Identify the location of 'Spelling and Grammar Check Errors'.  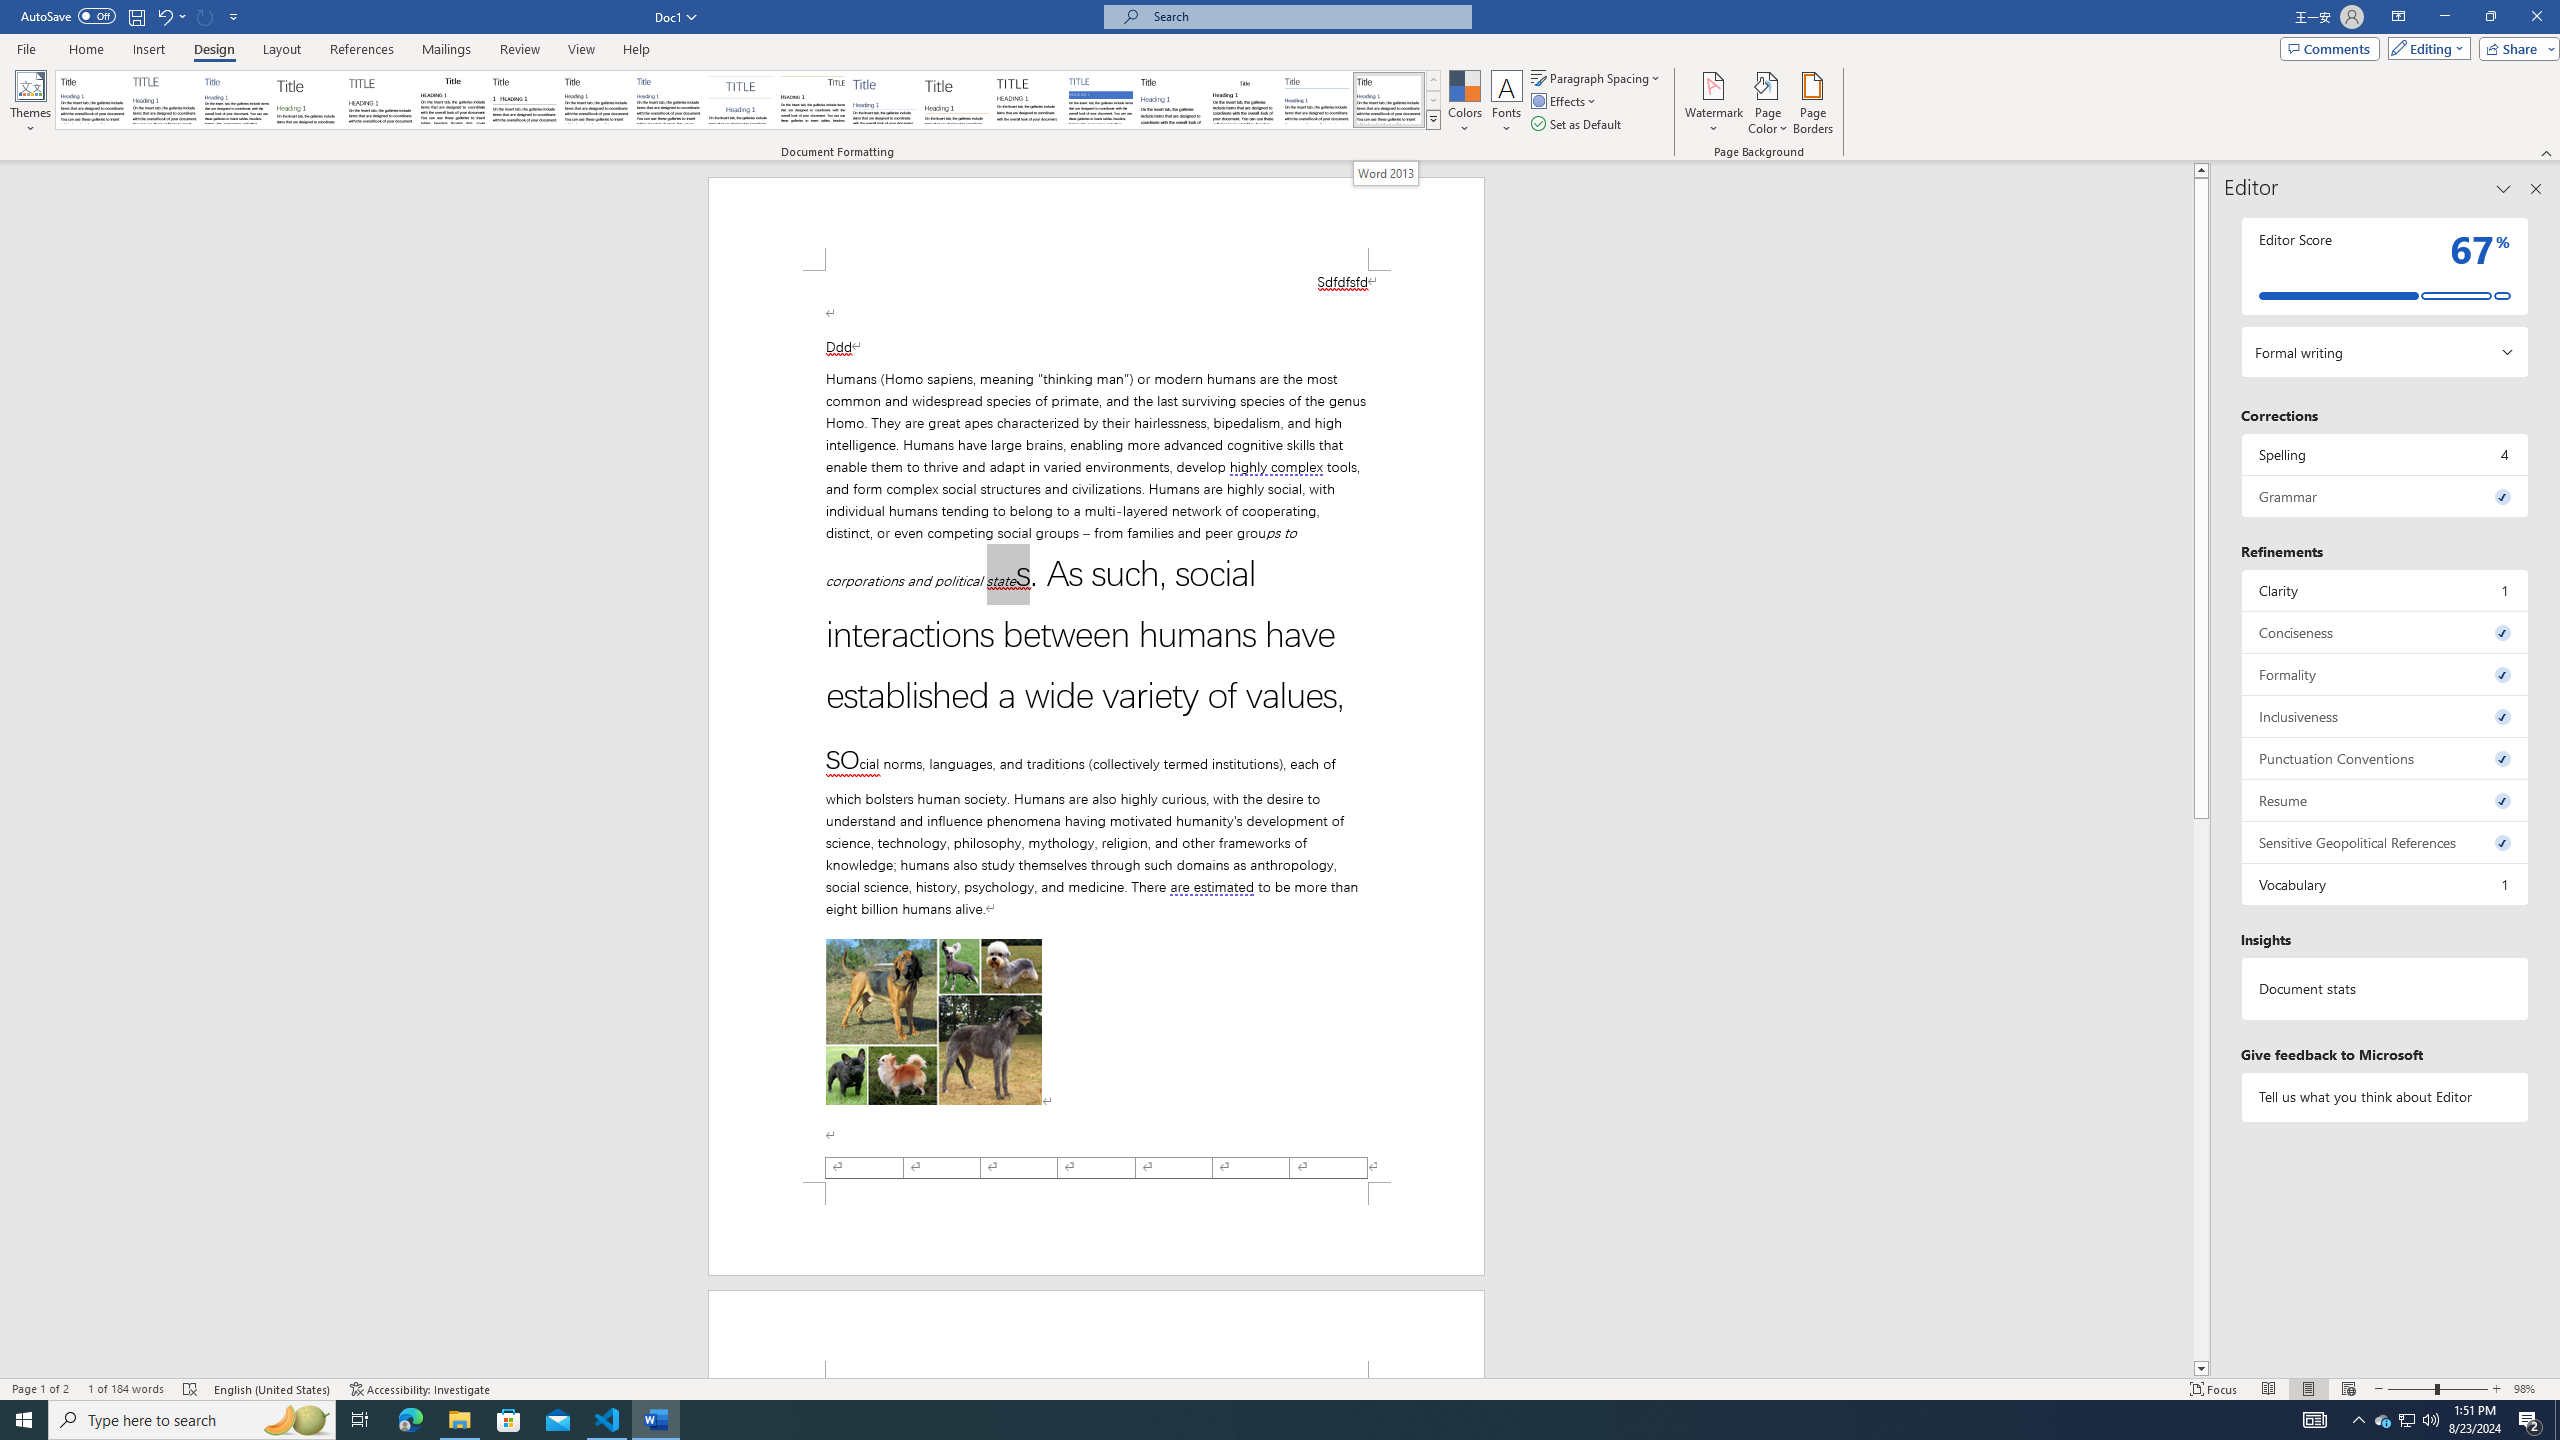
(189, 1389).